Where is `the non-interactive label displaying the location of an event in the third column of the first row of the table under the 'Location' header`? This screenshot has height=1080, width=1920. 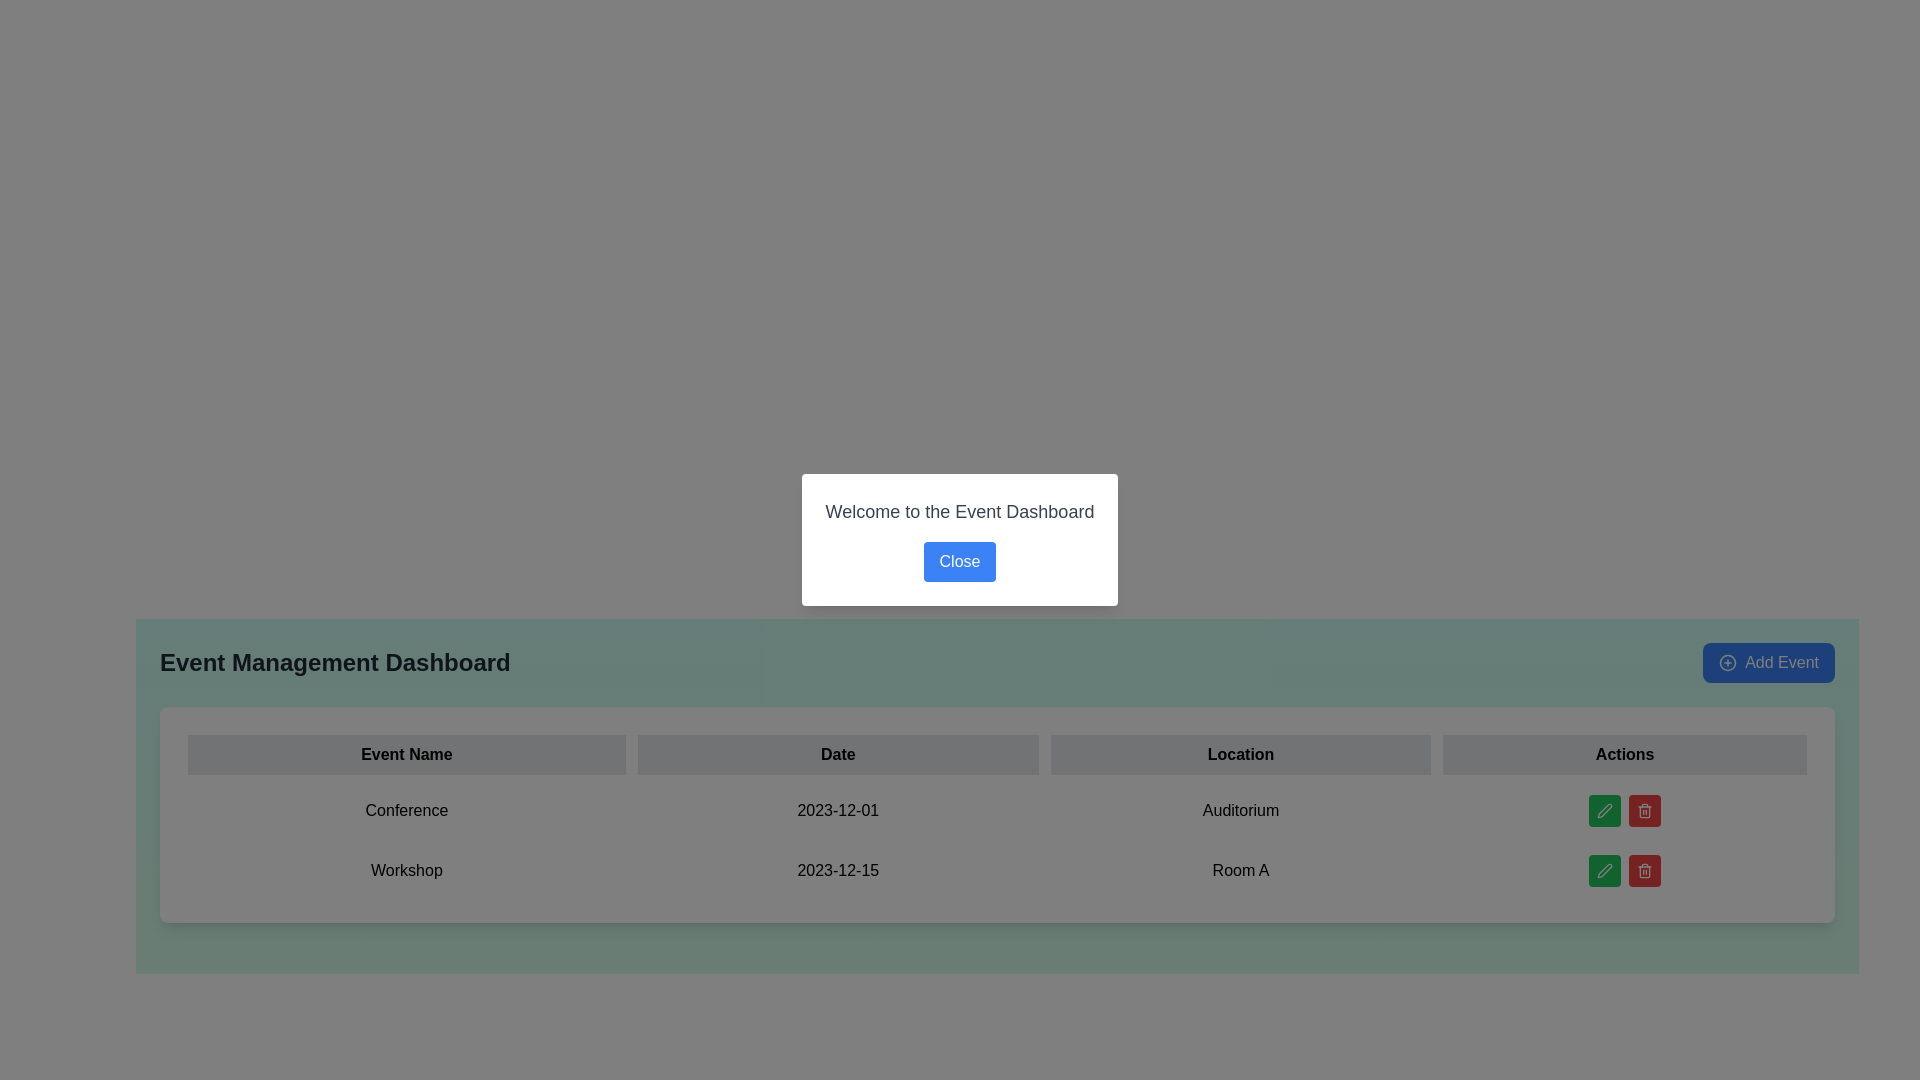
the non-interactive label displaying the location of an event in the third column of the first row of the table under the 'Location' header is located at coordinates (1240, 810).